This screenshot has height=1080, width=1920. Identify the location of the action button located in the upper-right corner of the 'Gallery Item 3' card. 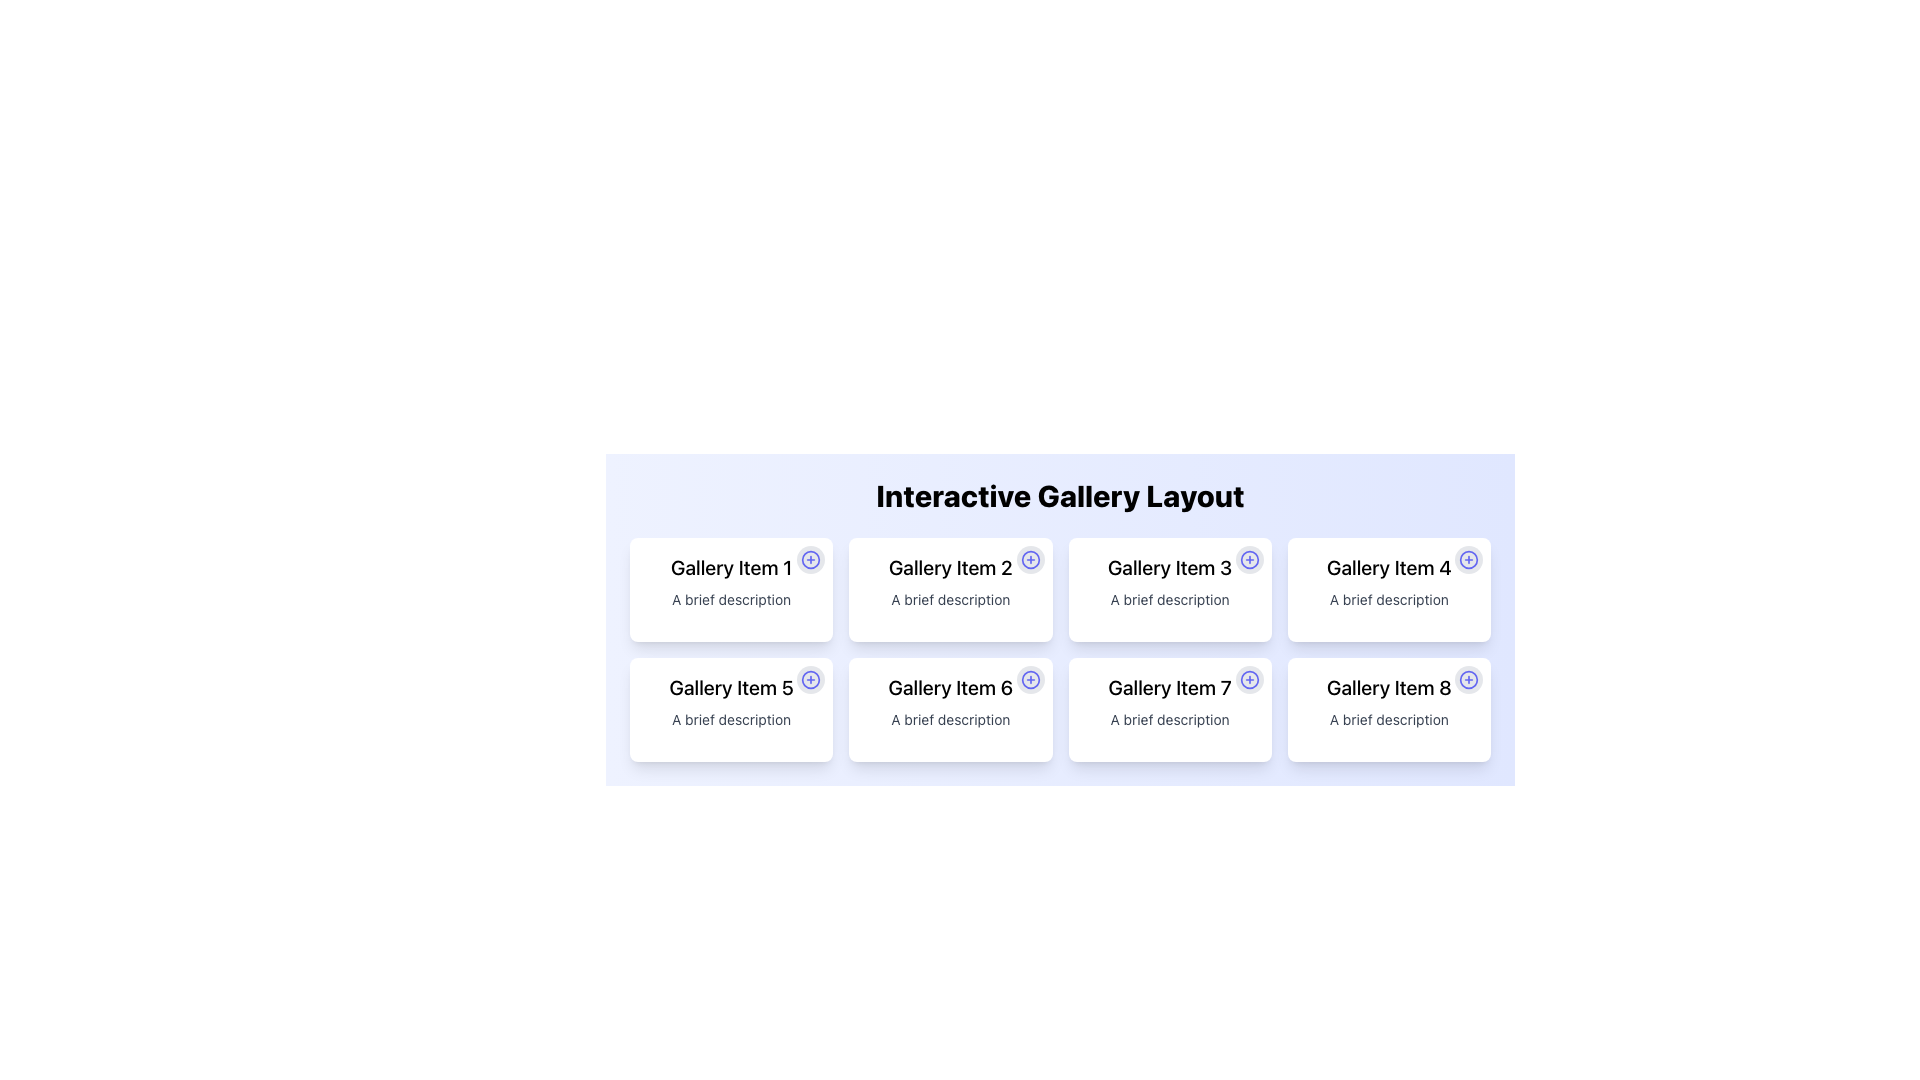
(1248, 559).